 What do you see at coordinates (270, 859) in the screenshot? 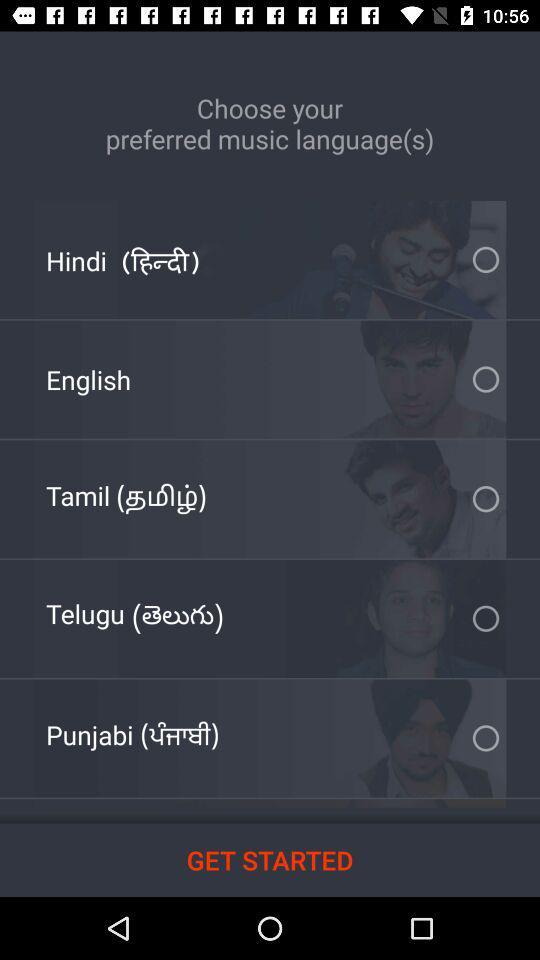
I see `get started item` at bounding box center [270, 859].